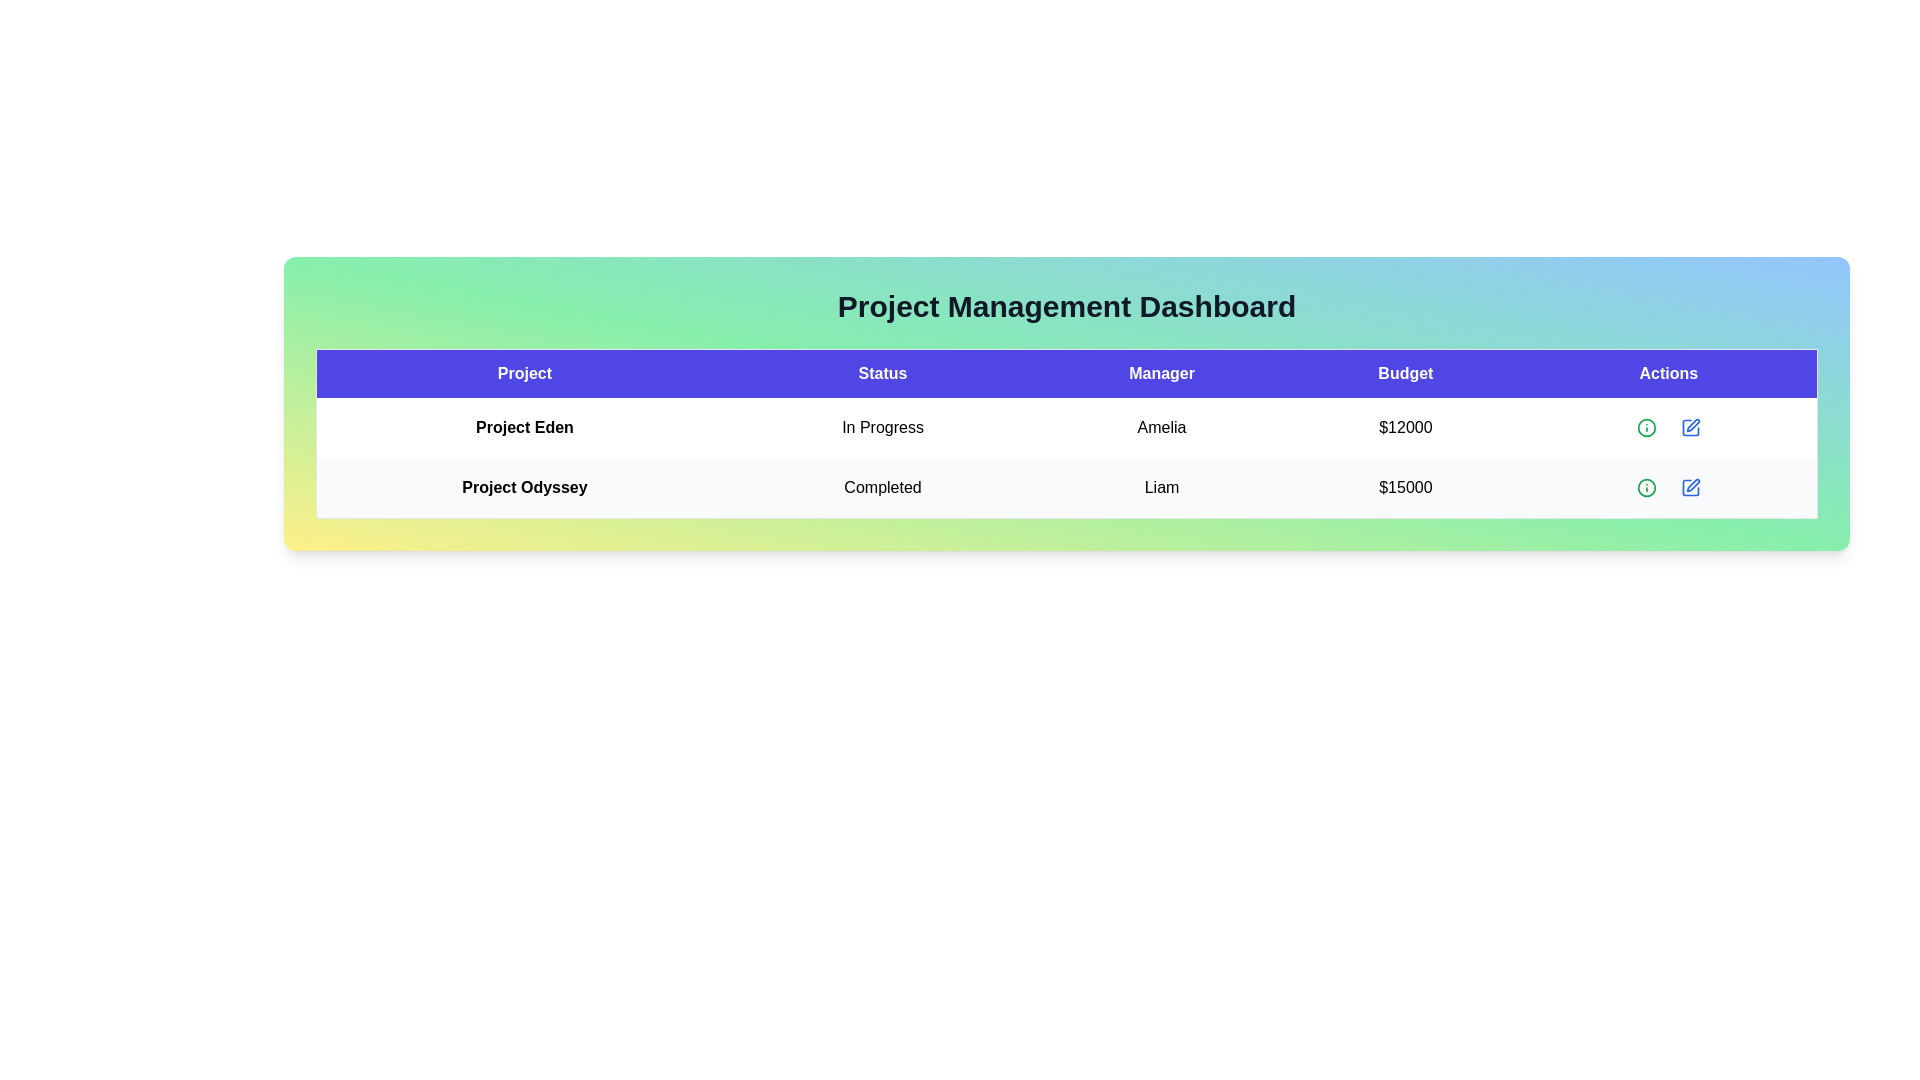 The image size is (1920, 1080). What do you see at coordinates (1692, 423) in the screenshot?
I see `the edit icon resembling a pen located in the 'Actions' column of the table row for 'Project Eden'` at bounding box center [1692, 423].